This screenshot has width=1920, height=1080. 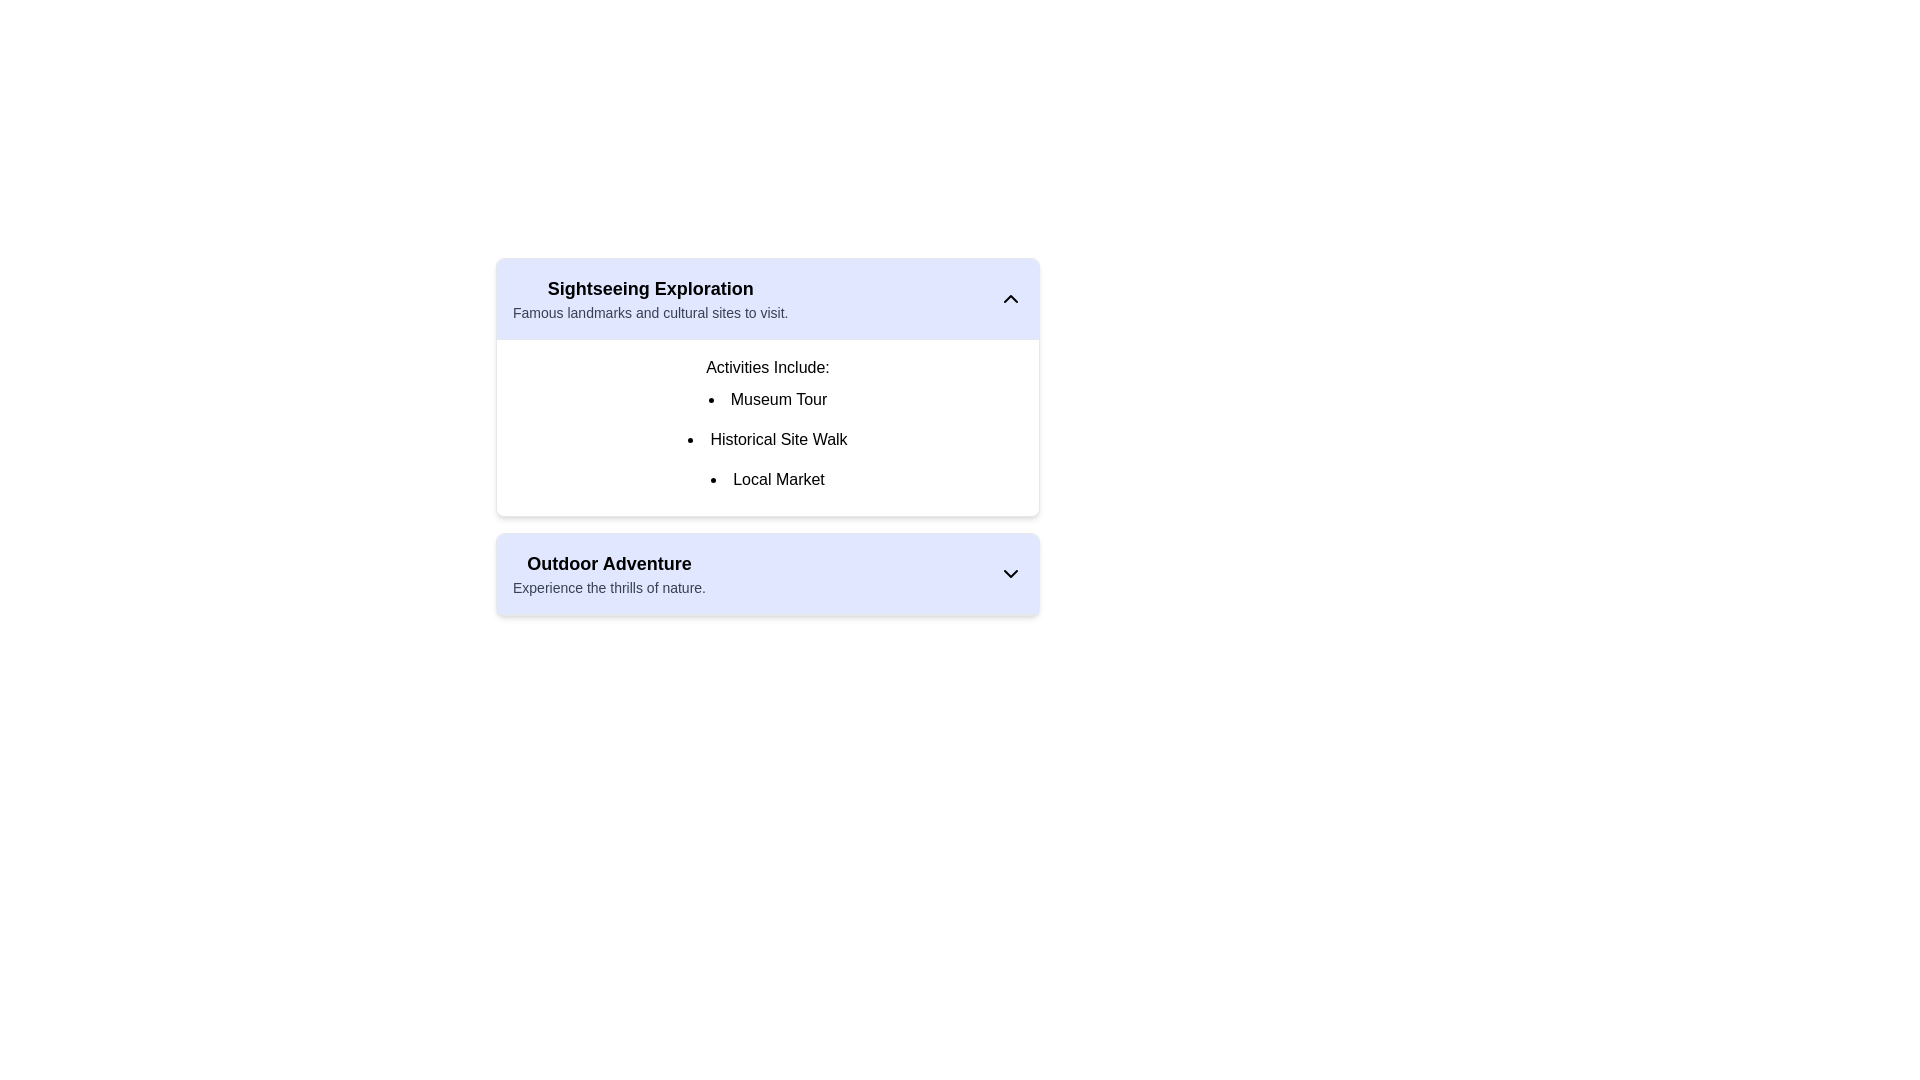 I want to click on the small downward-pointing chevron icon located at the right end of the 'Outdoor Adventure' section, which is aligned horizontally with the text 'Outdoor Adventure' and 'Experience the thrills of nature.', so click(x=1011, y=574).